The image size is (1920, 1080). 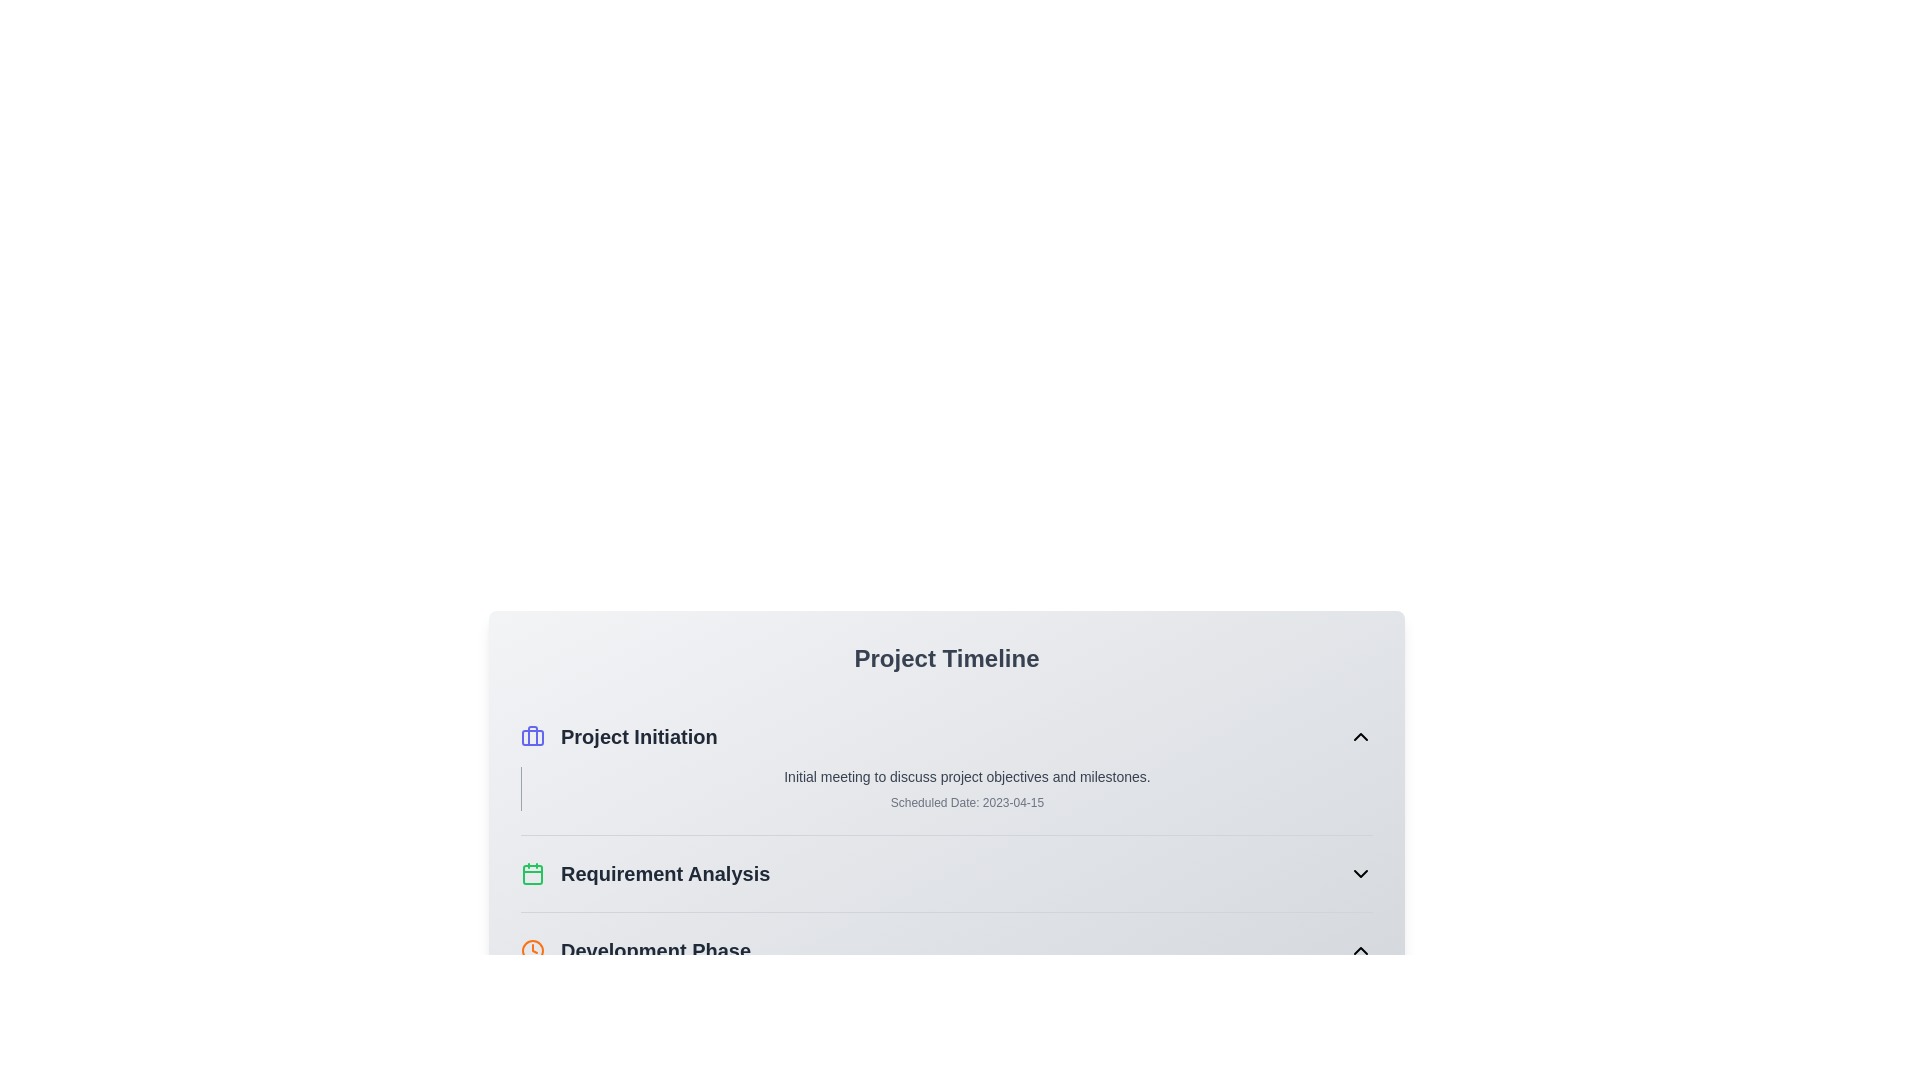 I want to click on the rounded rectangle in the middle section of the calendar icon, which is styled with a green fill color and is the third graphical component among its siblings, so click(x=532, y=874).